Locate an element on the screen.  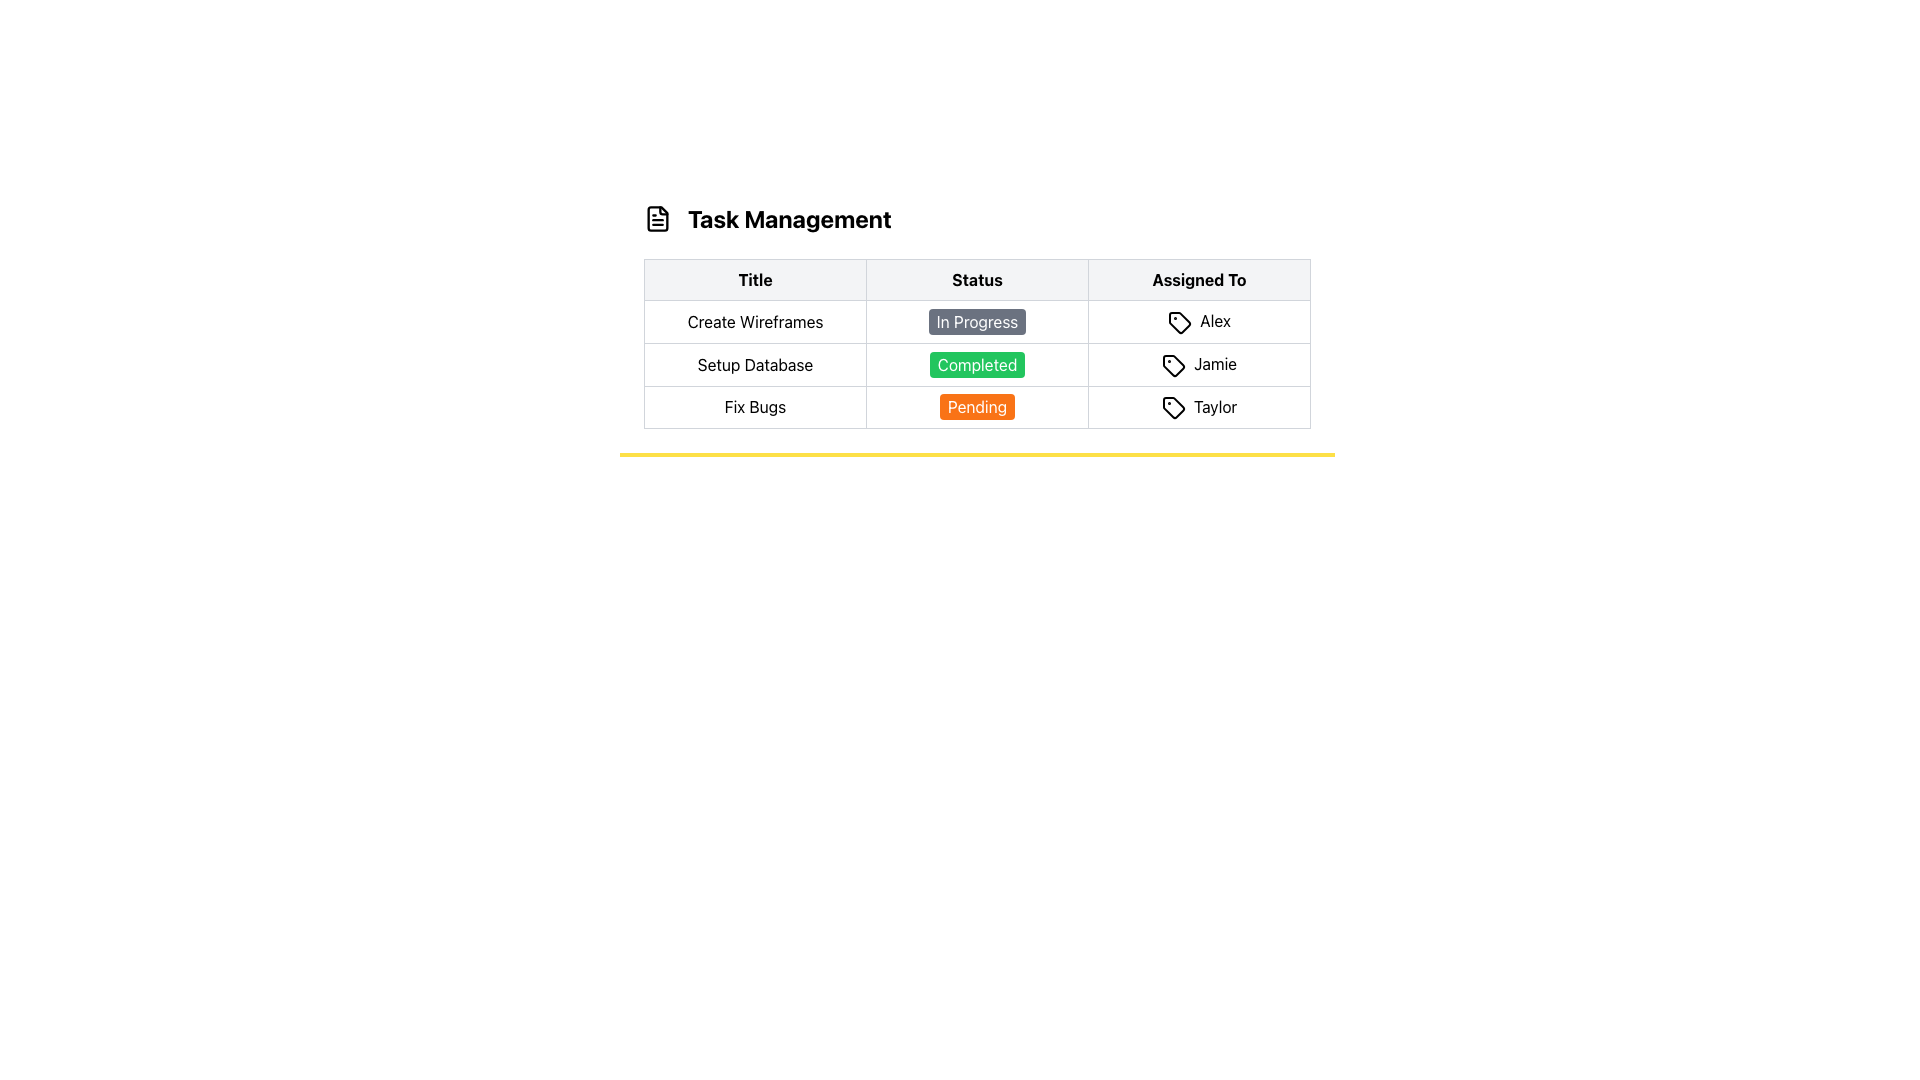
the Status Label in the second row under the 'Status' column for the task titled 'Setup Database' is located at coordinates (977, 364).